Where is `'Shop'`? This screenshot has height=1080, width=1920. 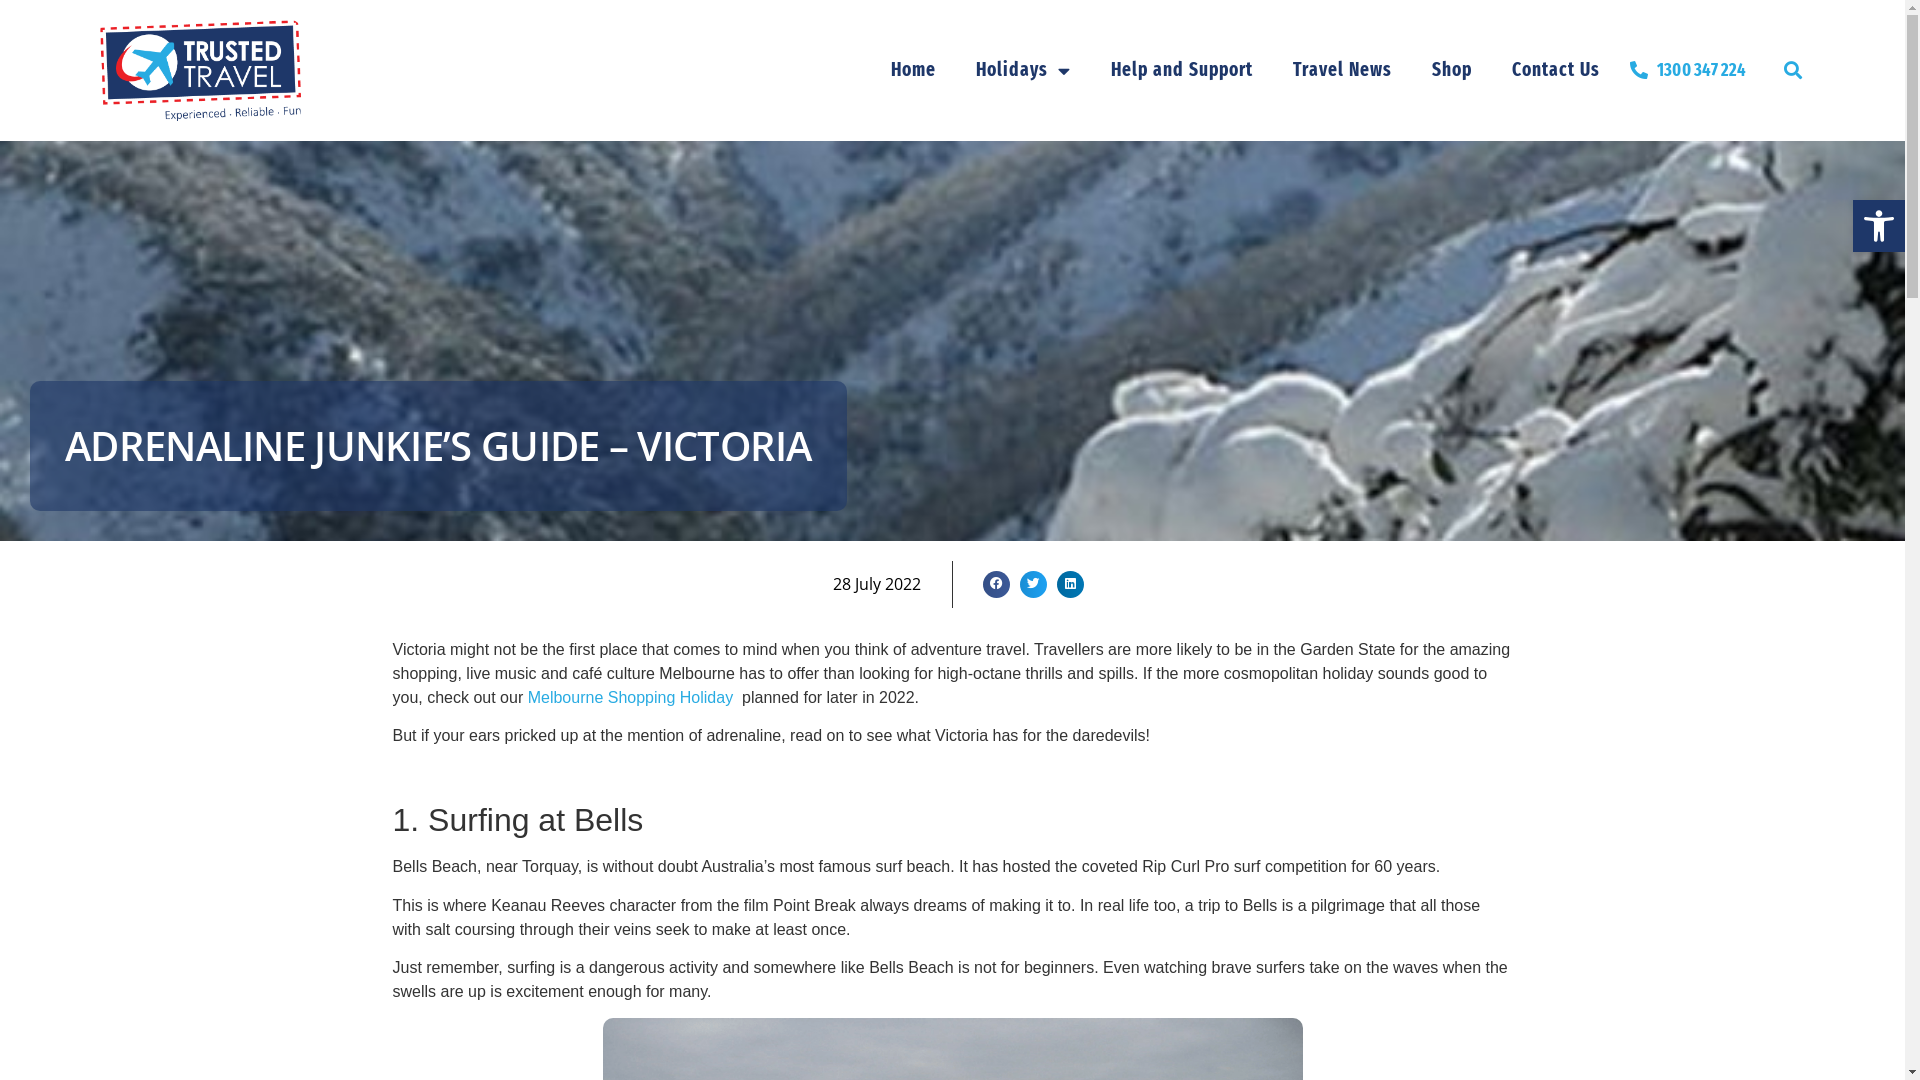 'Shop' is located at coordinates (1410, 68).